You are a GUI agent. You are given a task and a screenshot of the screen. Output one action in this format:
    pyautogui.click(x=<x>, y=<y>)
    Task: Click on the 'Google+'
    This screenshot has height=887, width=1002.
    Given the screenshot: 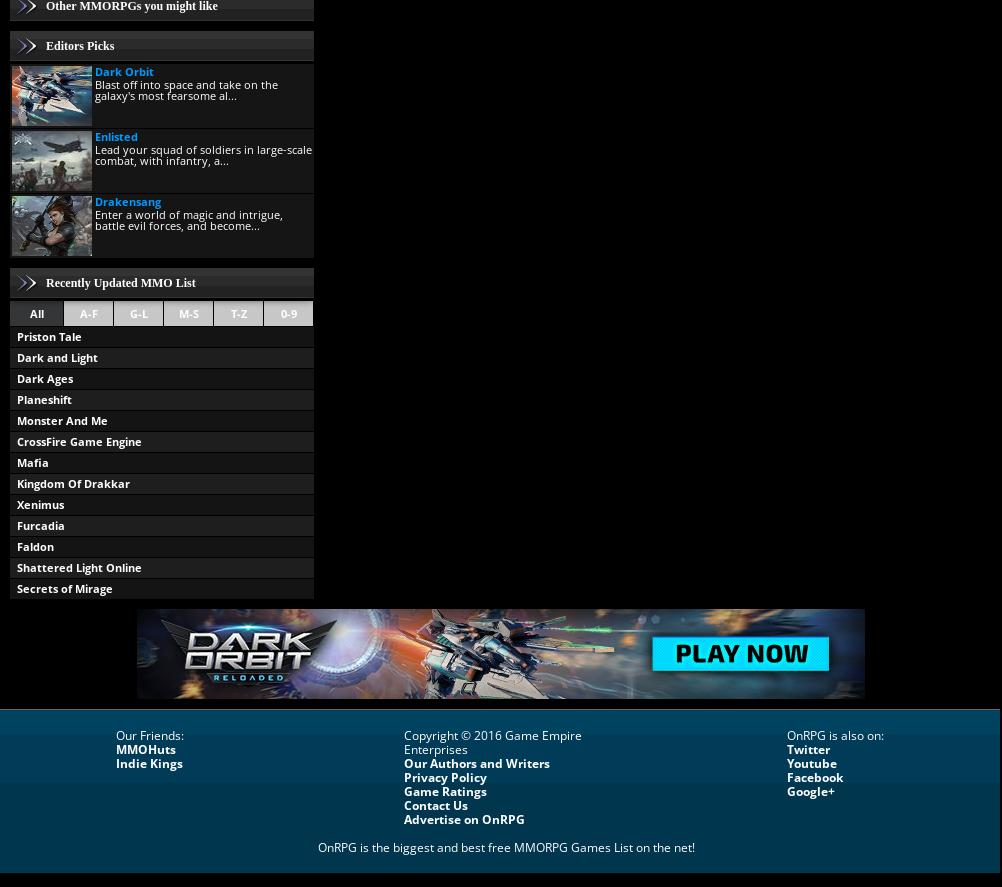 What is the action you would take?
    pyautogui.click(x=810, y=790)
    